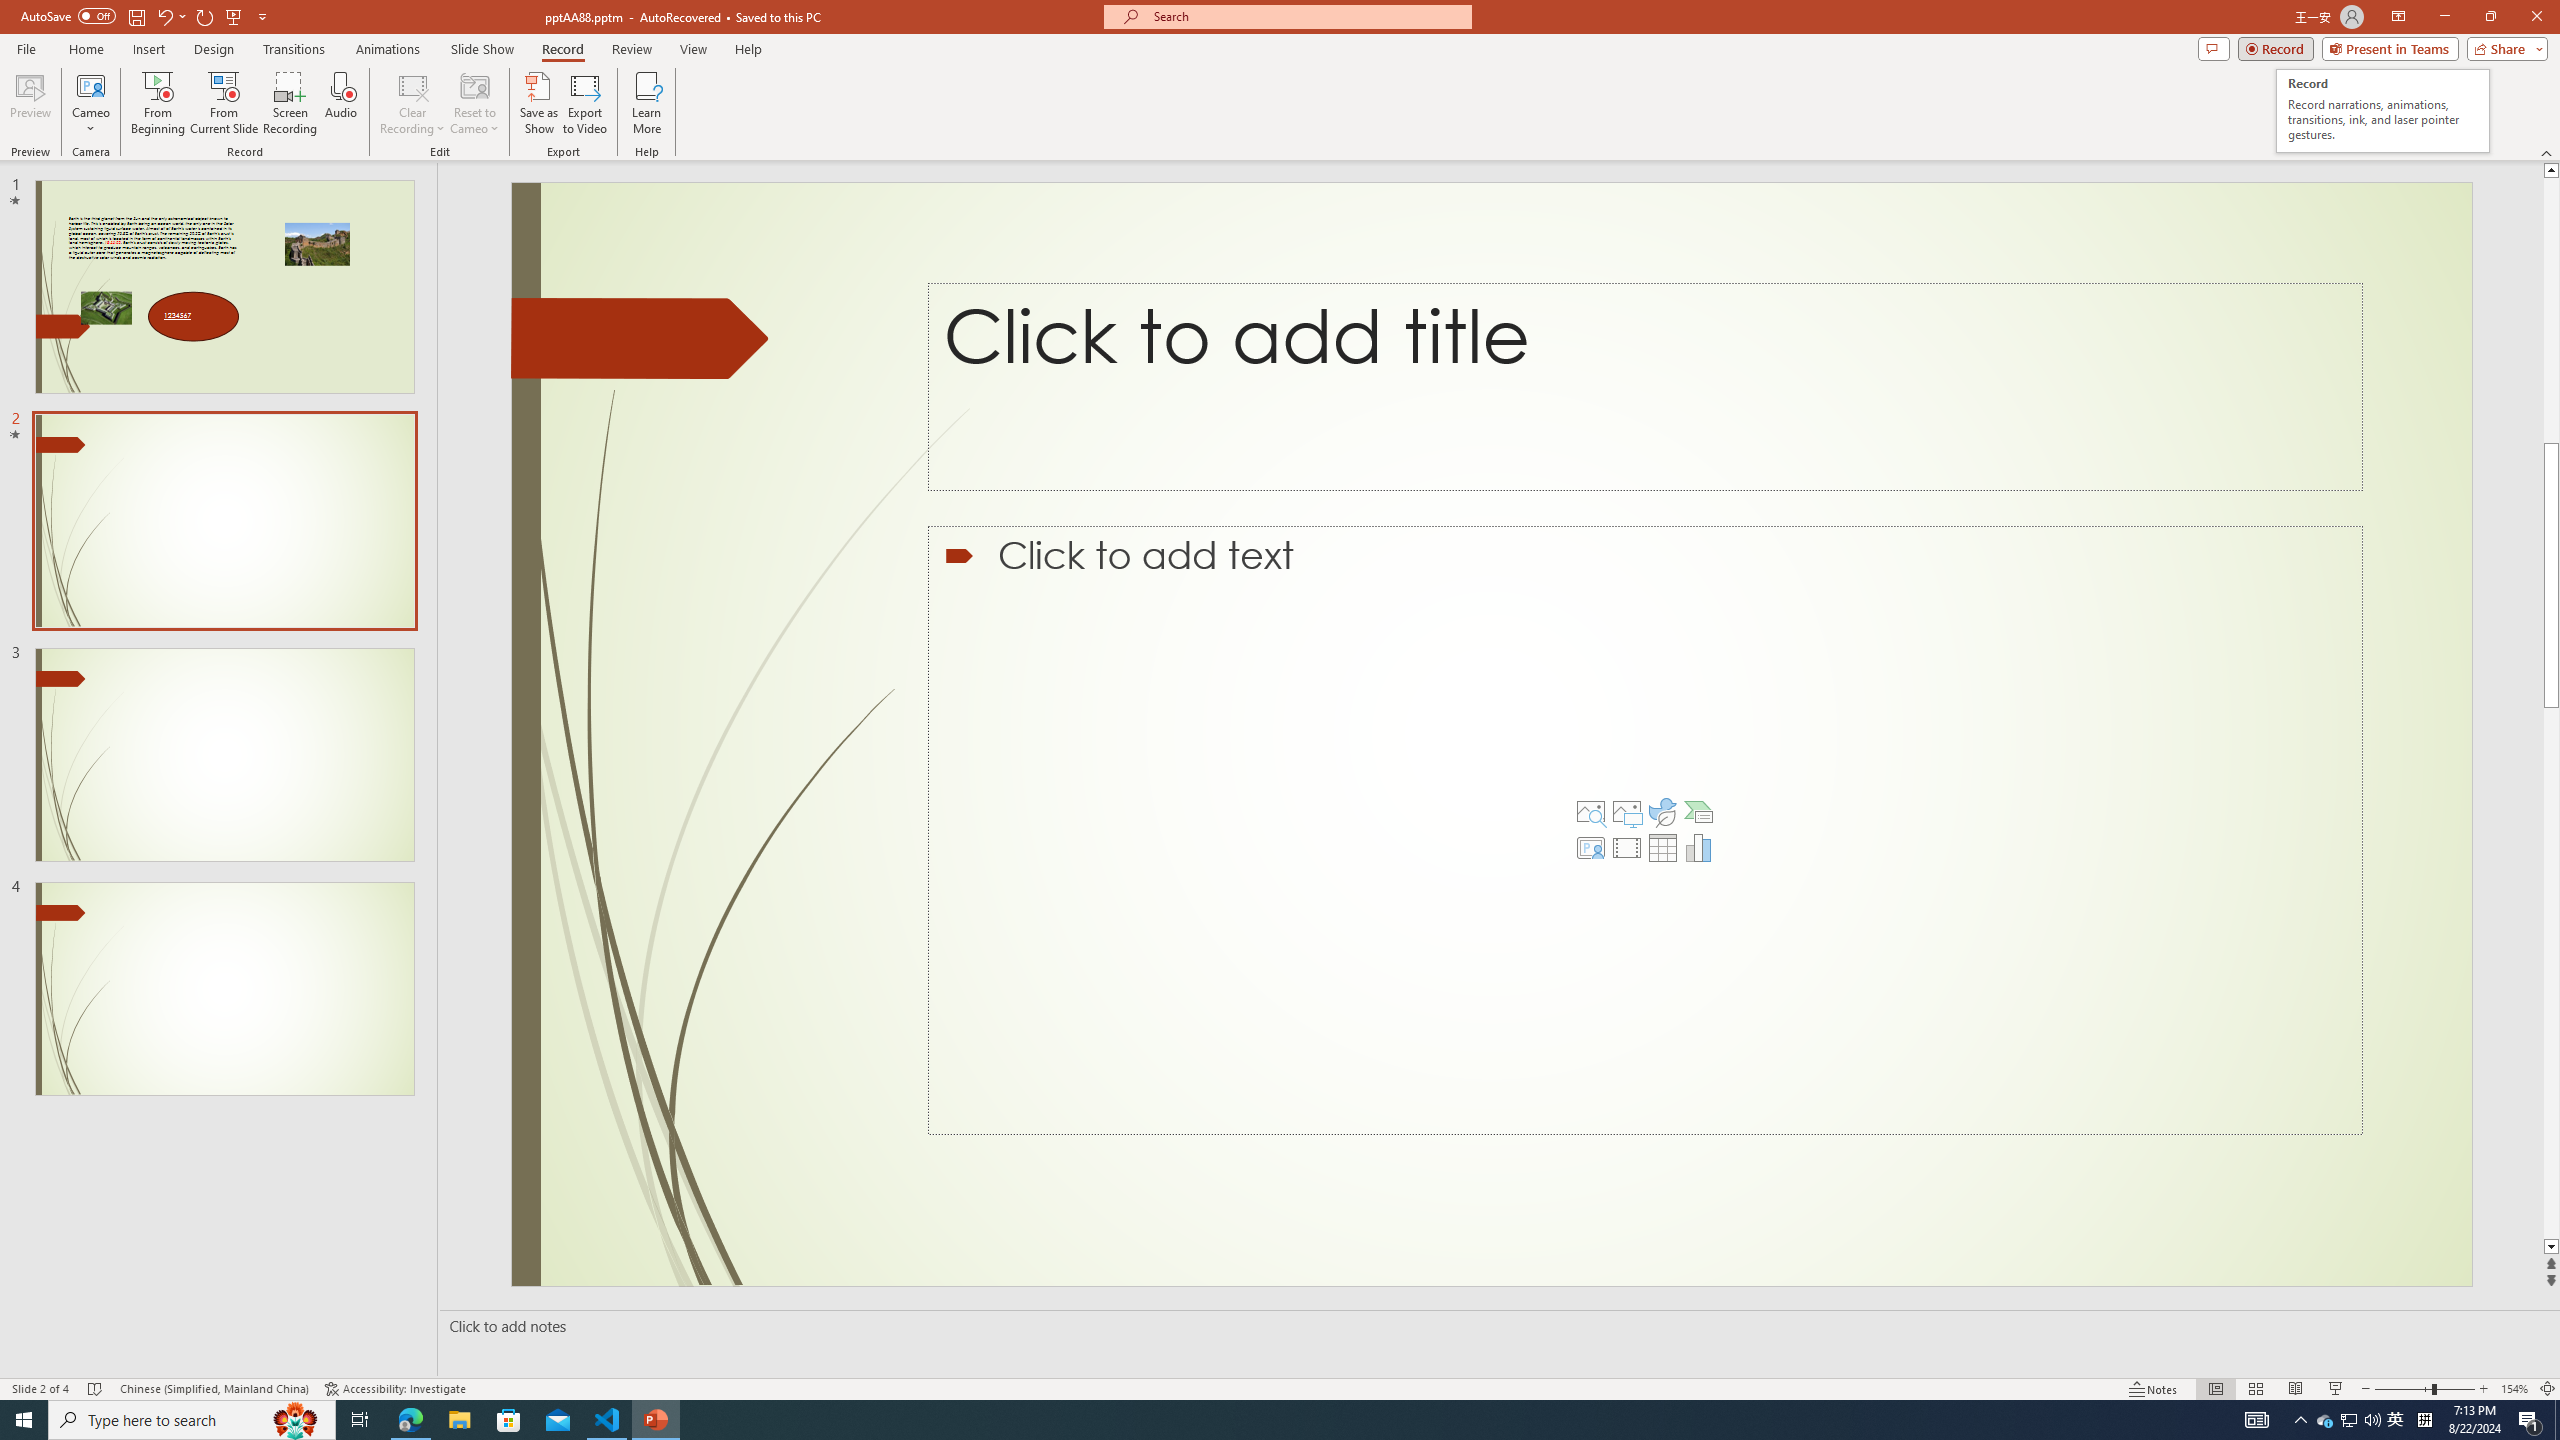 The width and height of the screenshot is (2560, 1440). Describe the element at coordinates (224, 103) in the screenshot. I see `'From Current Slide...'` at that location.